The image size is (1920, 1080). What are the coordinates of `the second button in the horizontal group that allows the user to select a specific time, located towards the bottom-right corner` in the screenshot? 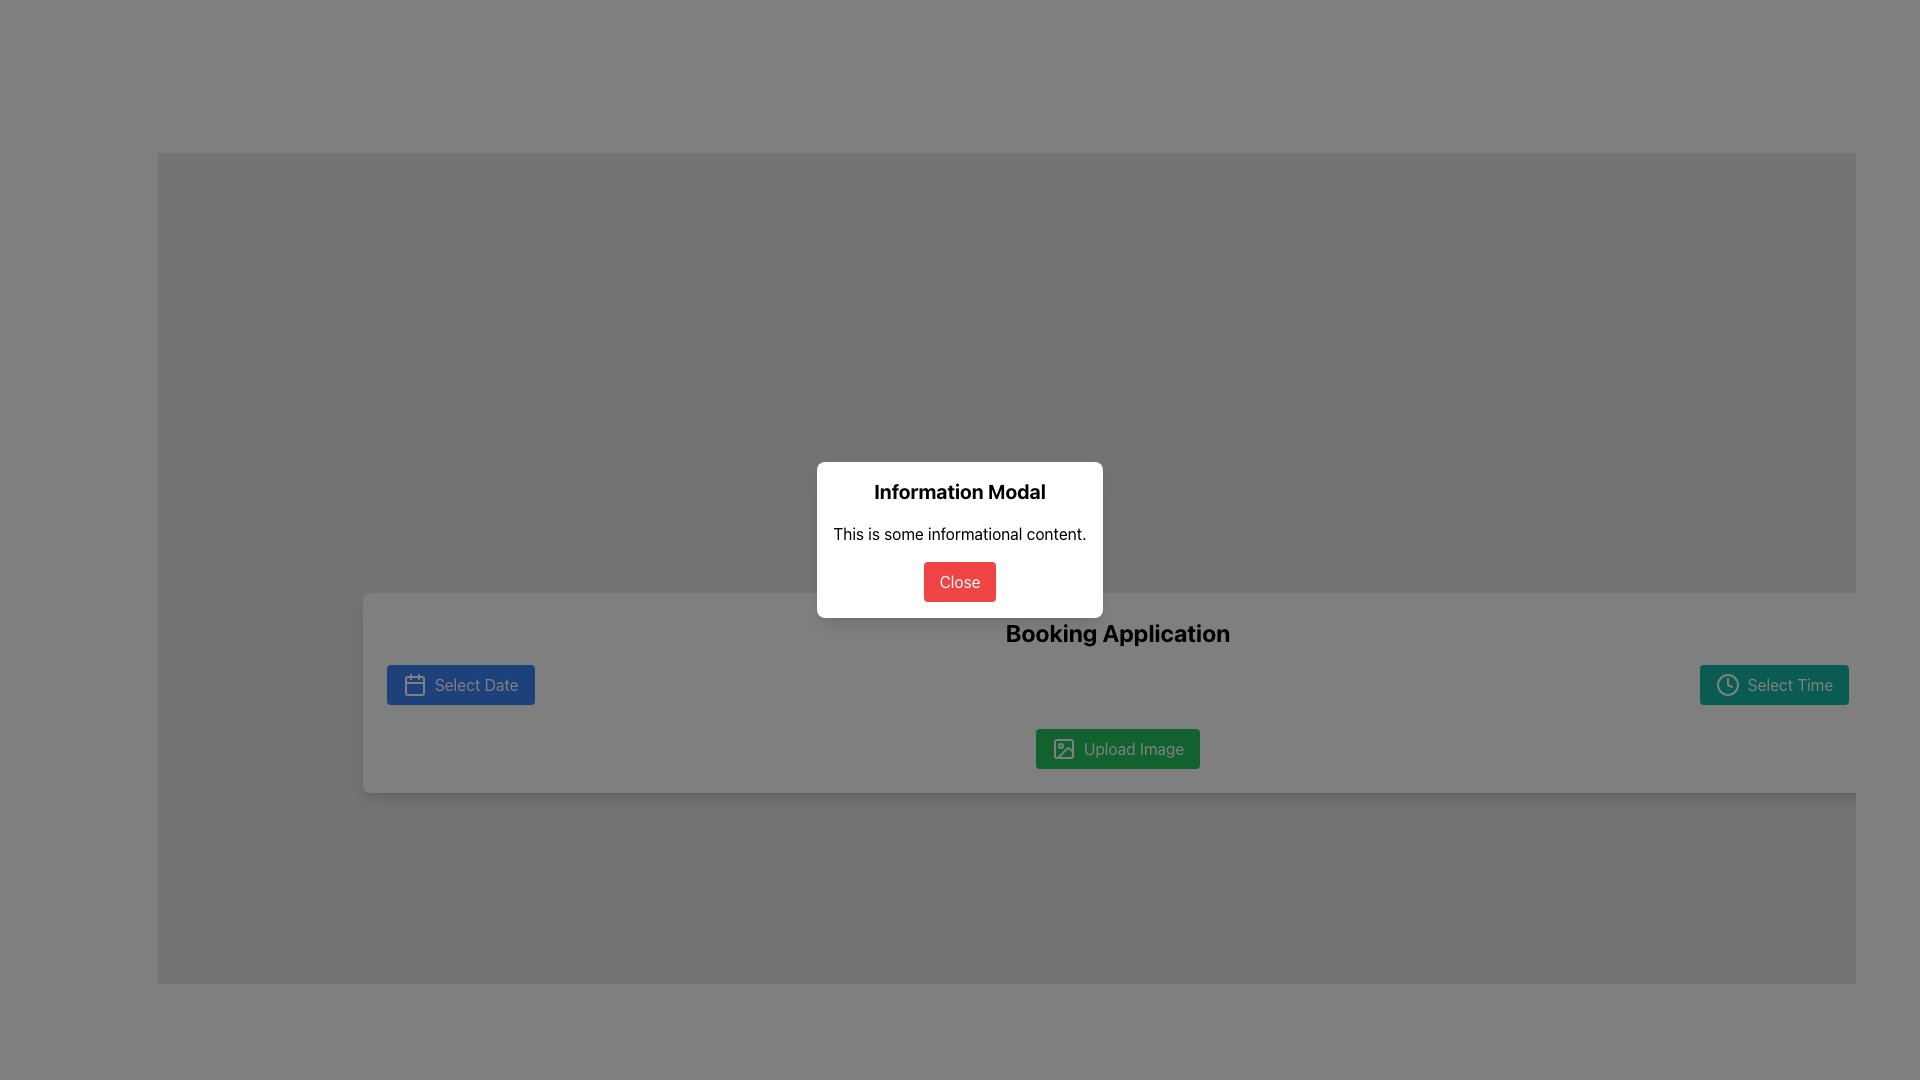 It's located at (1774, 684).